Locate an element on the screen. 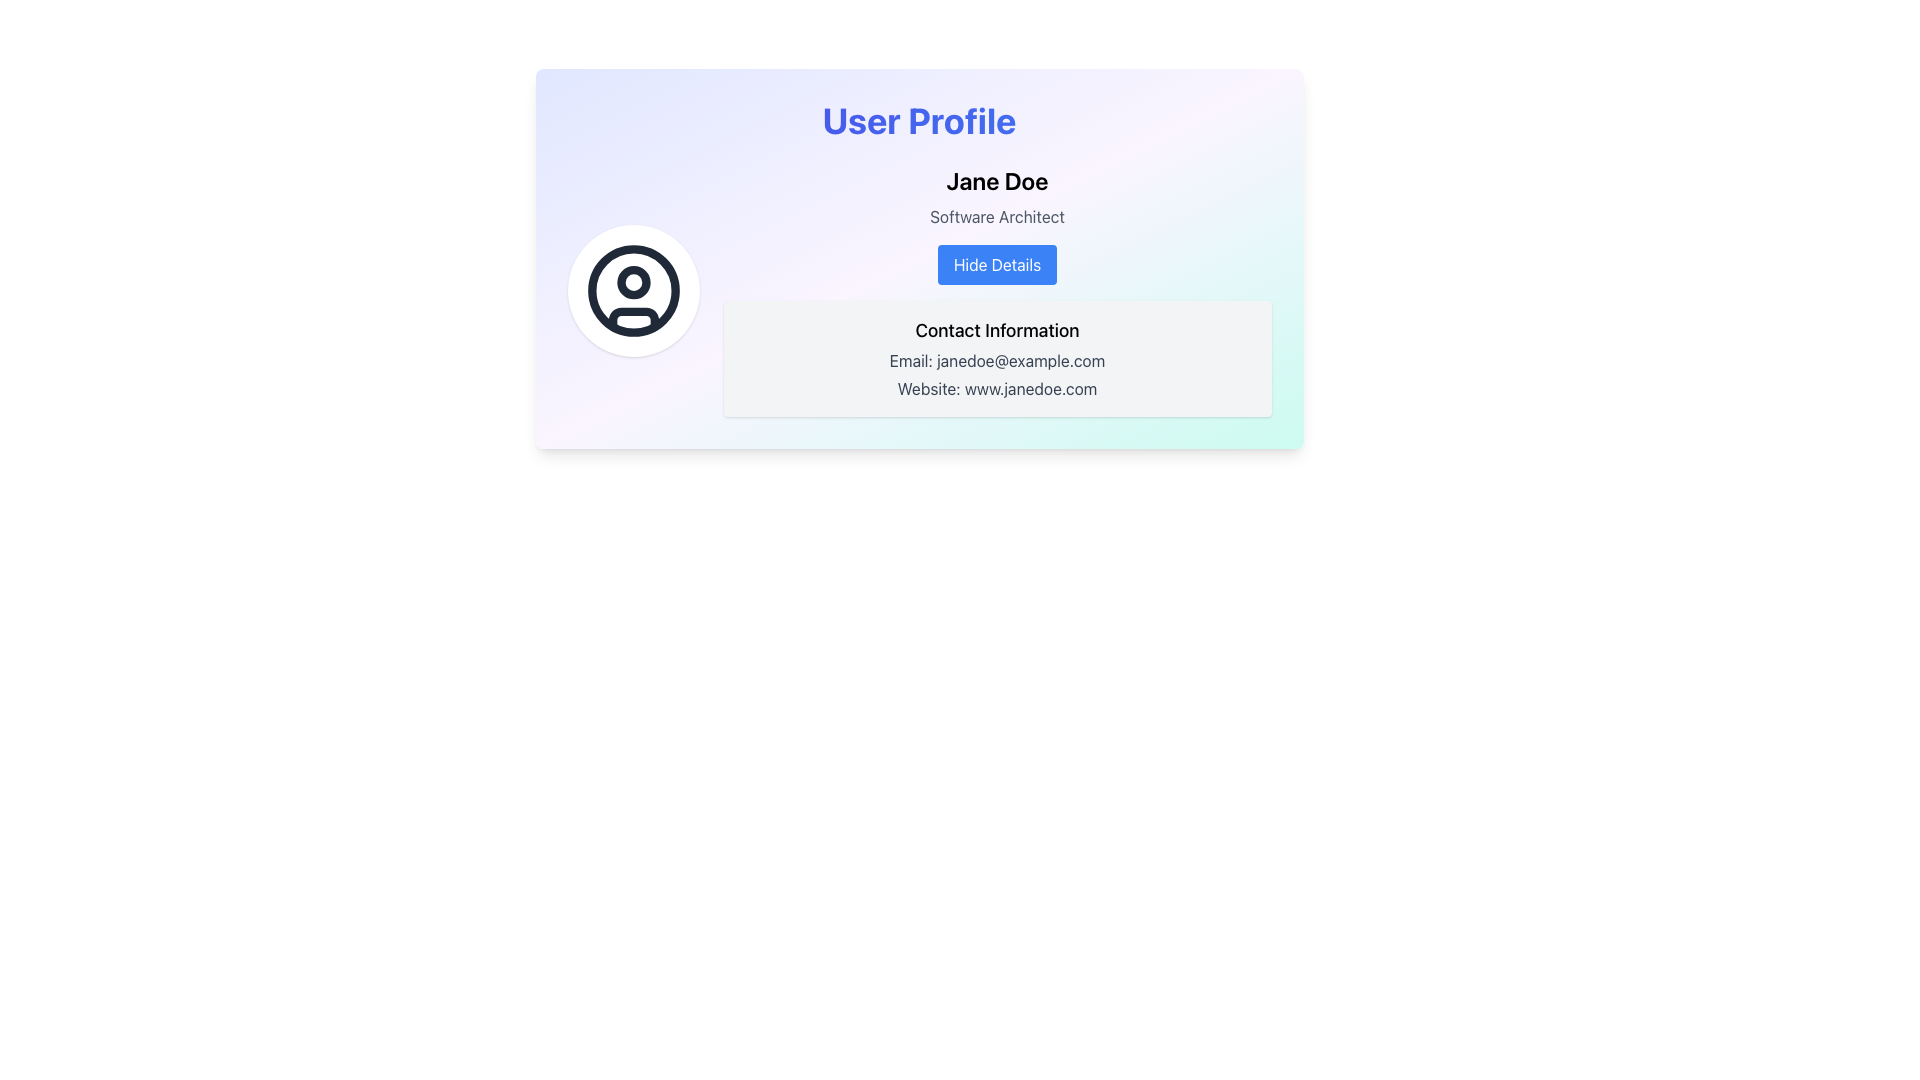  the distinct rectangular Informational box with a light gray background and rounded corners that contains the title 'Contact Information', positioned below the 'Hide Details' button is located at coordinates (997, 357).